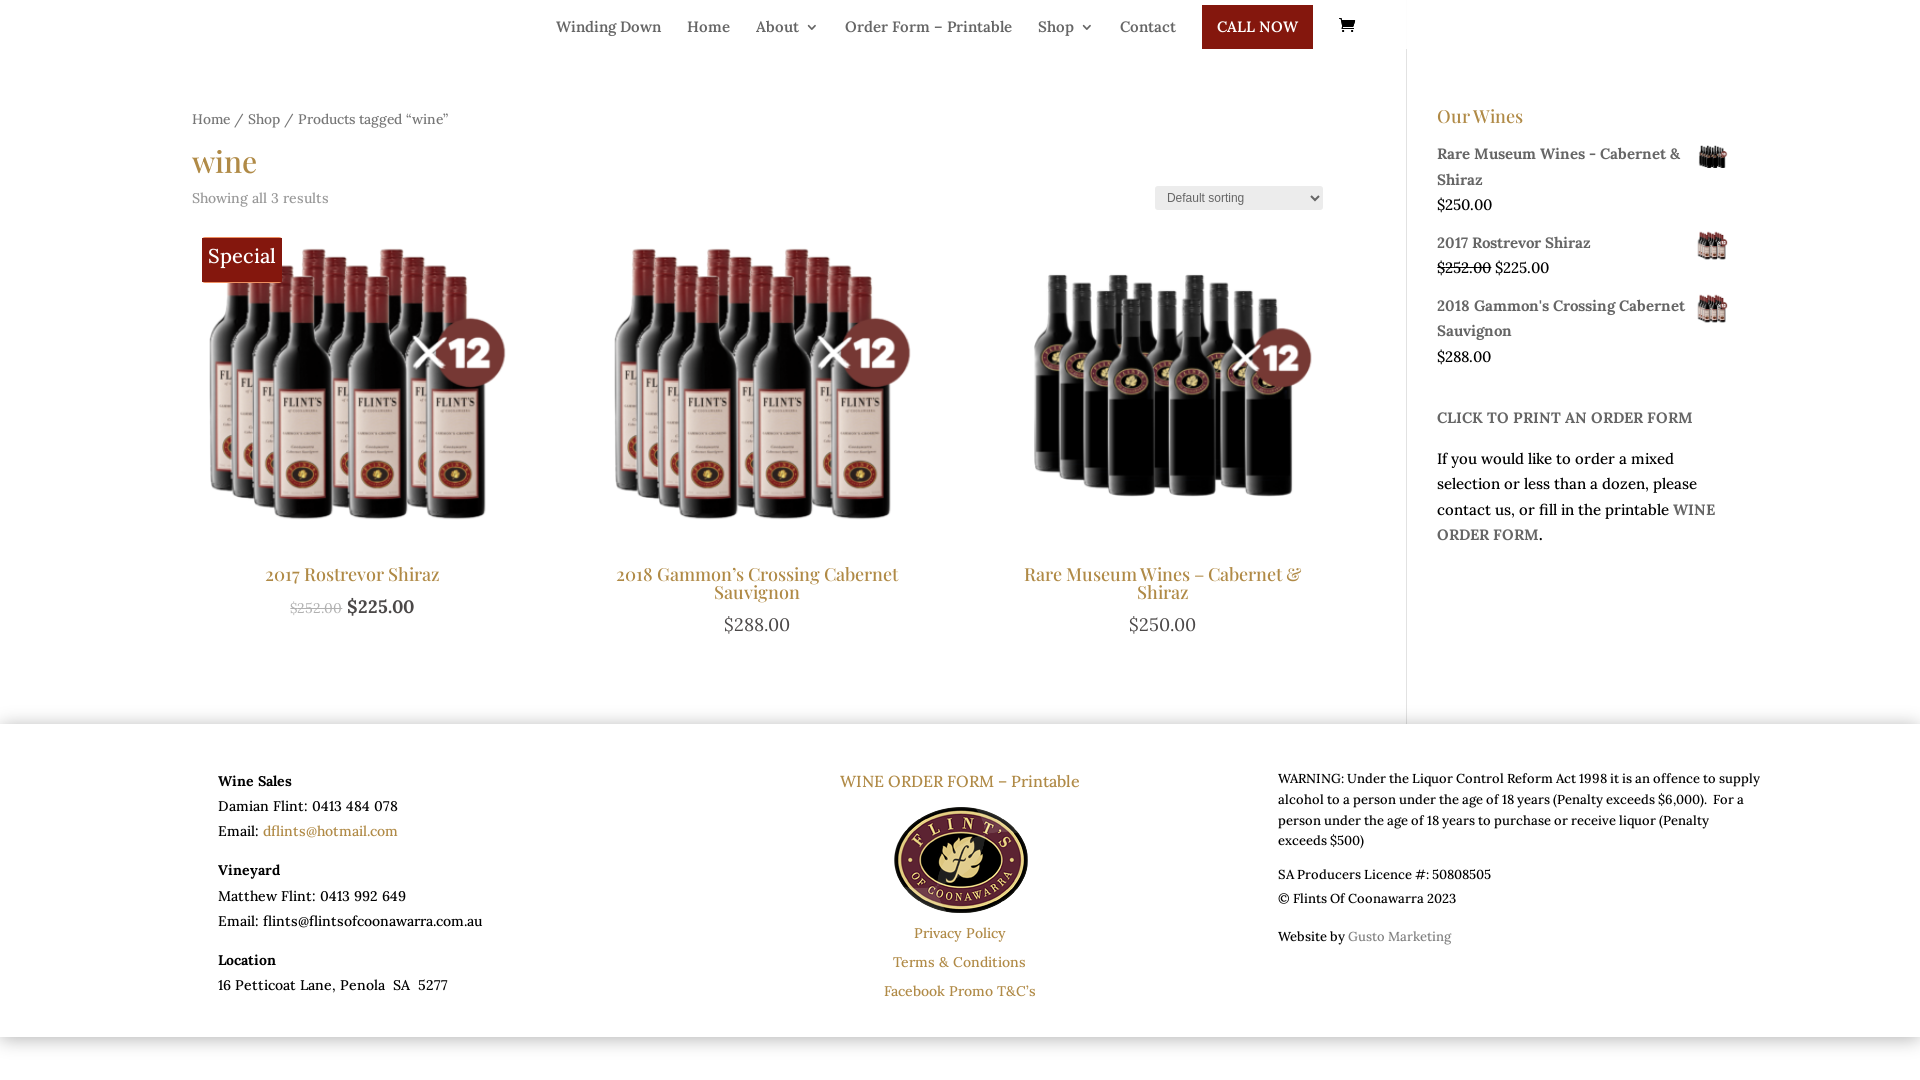 The width and height of the screenshot is (1920, 1080). I want to click on 'Home', so click(211, 119).